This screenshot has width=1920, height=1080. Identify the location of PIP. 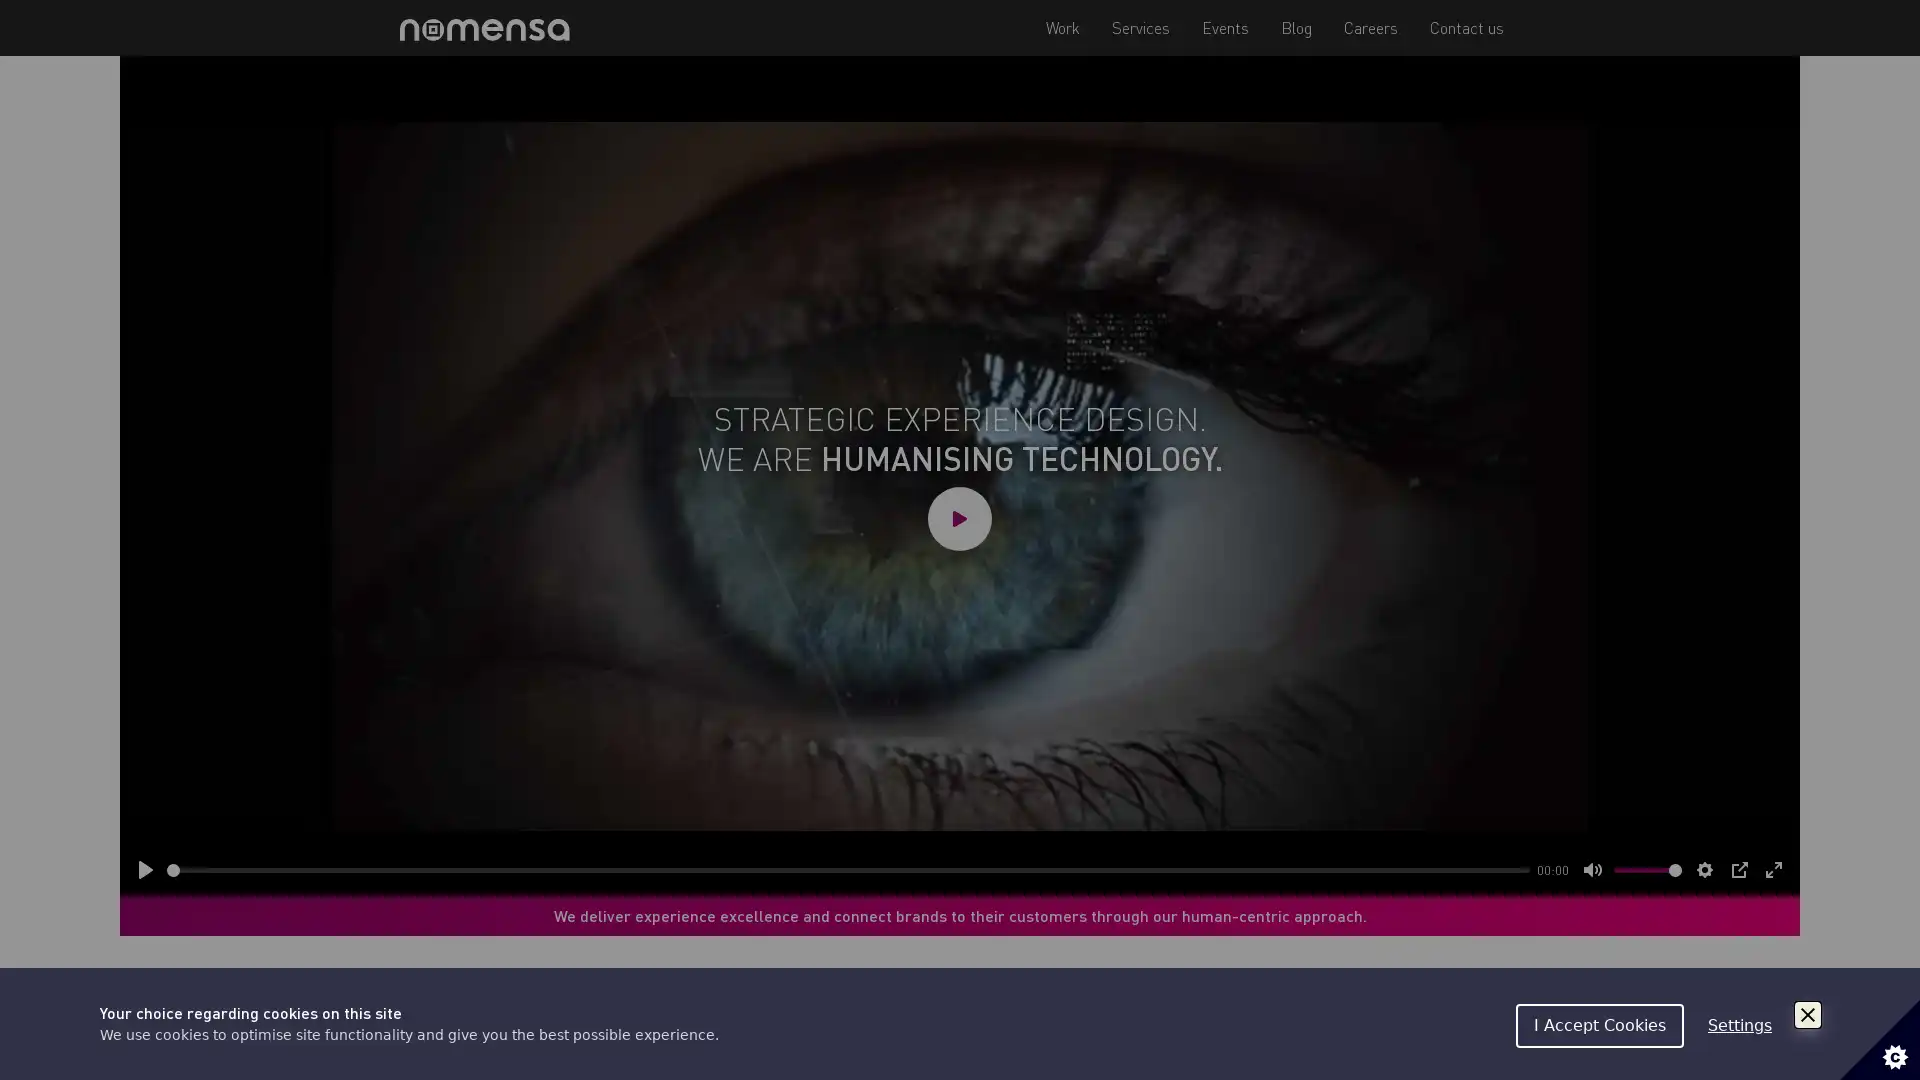
(1737, 869).